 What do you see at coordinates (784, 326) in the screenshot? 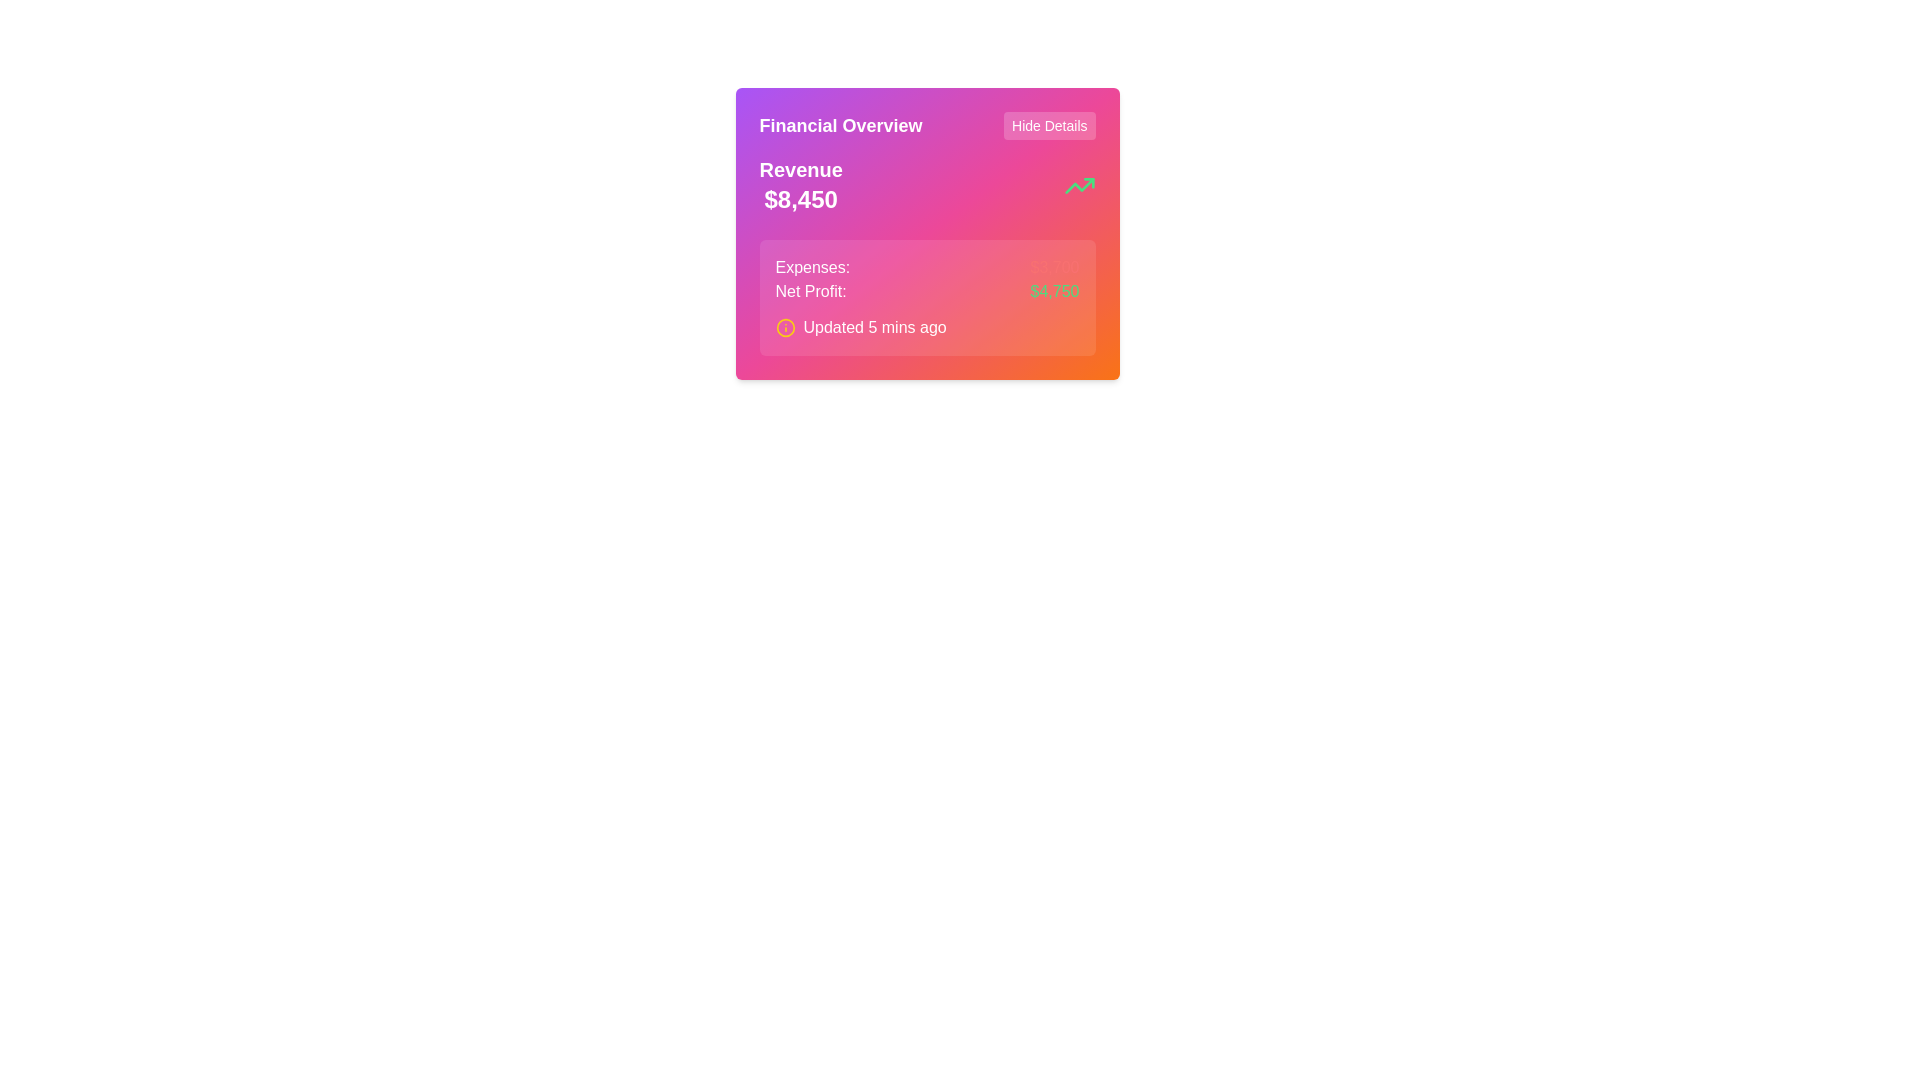
I see `the SVG Circle icon located at the bottom-left corner of the card component next to the text 'Updated 5 mins ago'` at bounding box center [784, 326].